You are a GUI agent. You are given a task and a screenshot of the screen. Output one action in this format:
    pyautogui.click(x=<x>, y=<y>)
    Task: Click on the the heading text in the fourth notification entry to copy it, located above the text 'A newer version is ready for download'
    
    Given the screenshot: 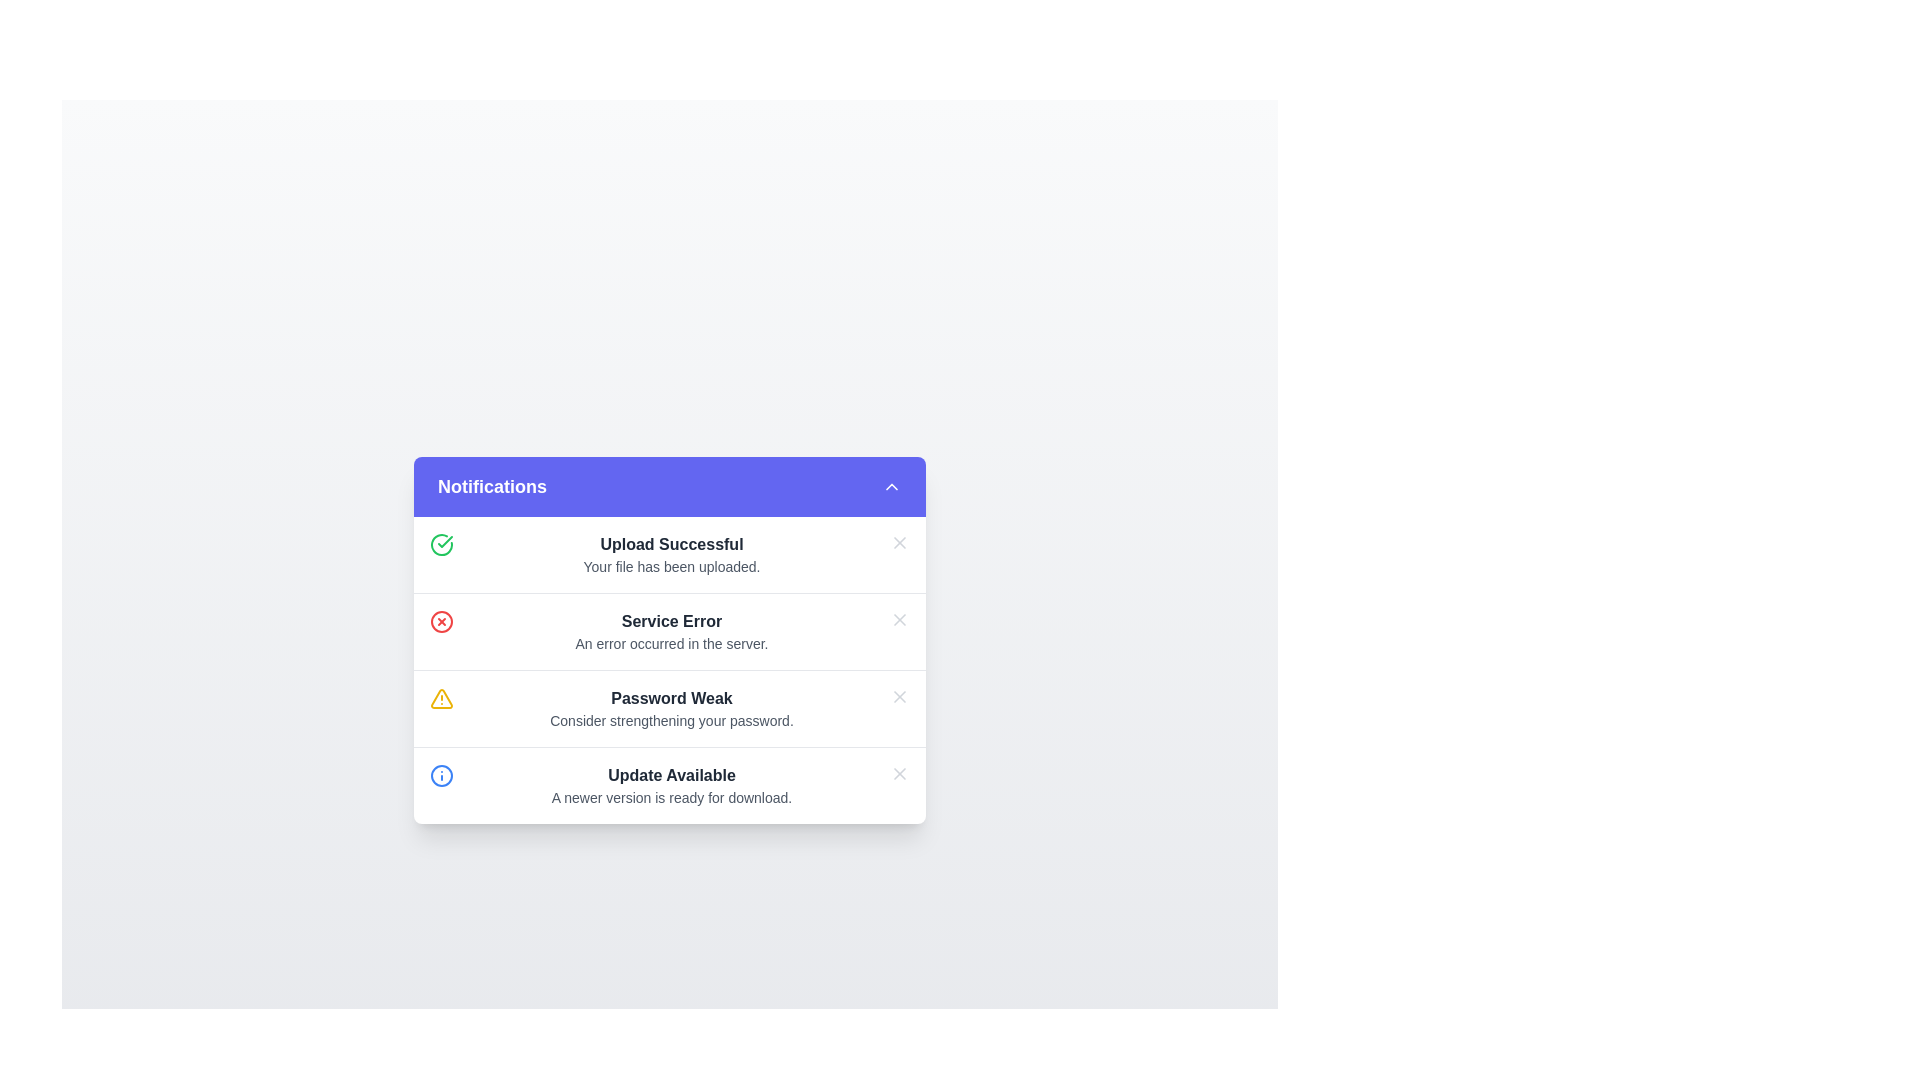 What is the action you would take?
    pyautogui.click(x=672, y=774)
    